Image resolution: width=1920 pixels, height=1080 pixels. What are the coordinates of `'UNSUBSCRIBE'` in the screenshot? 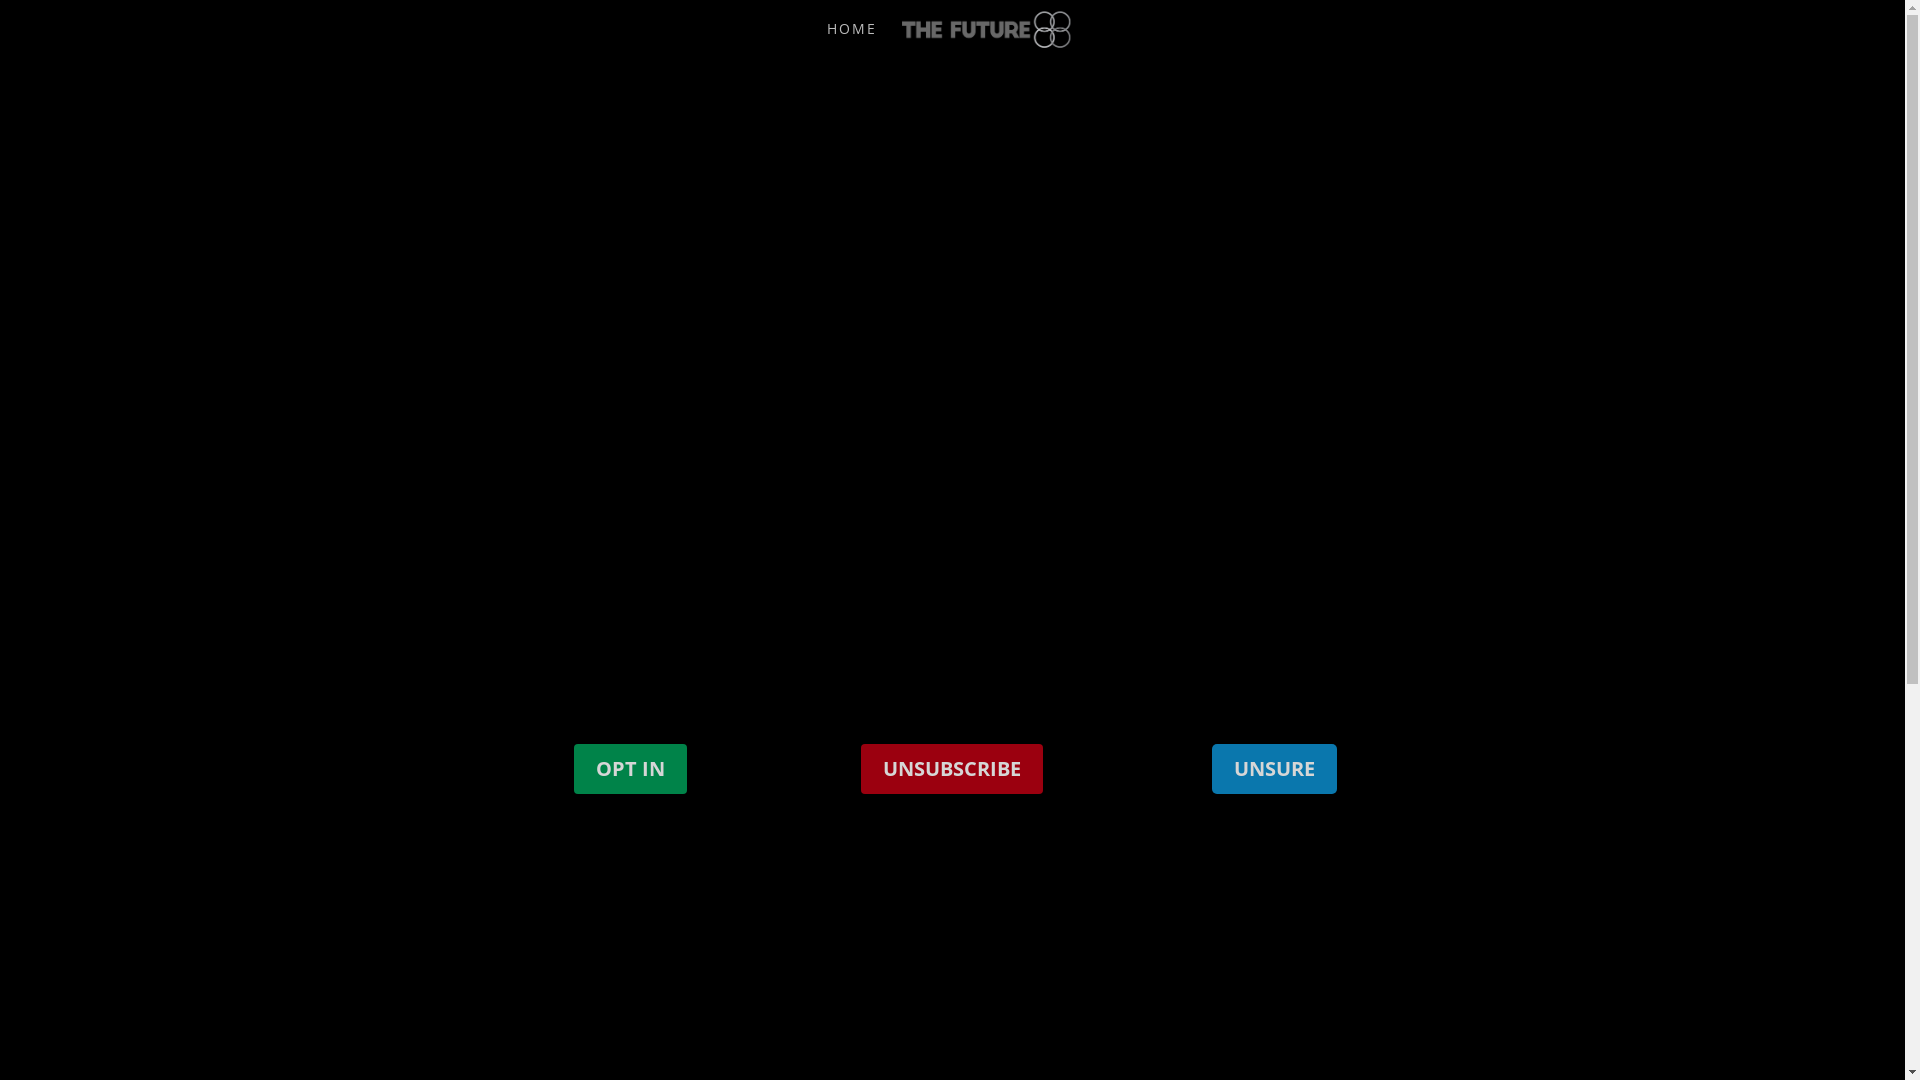 It's located at (950, 767).